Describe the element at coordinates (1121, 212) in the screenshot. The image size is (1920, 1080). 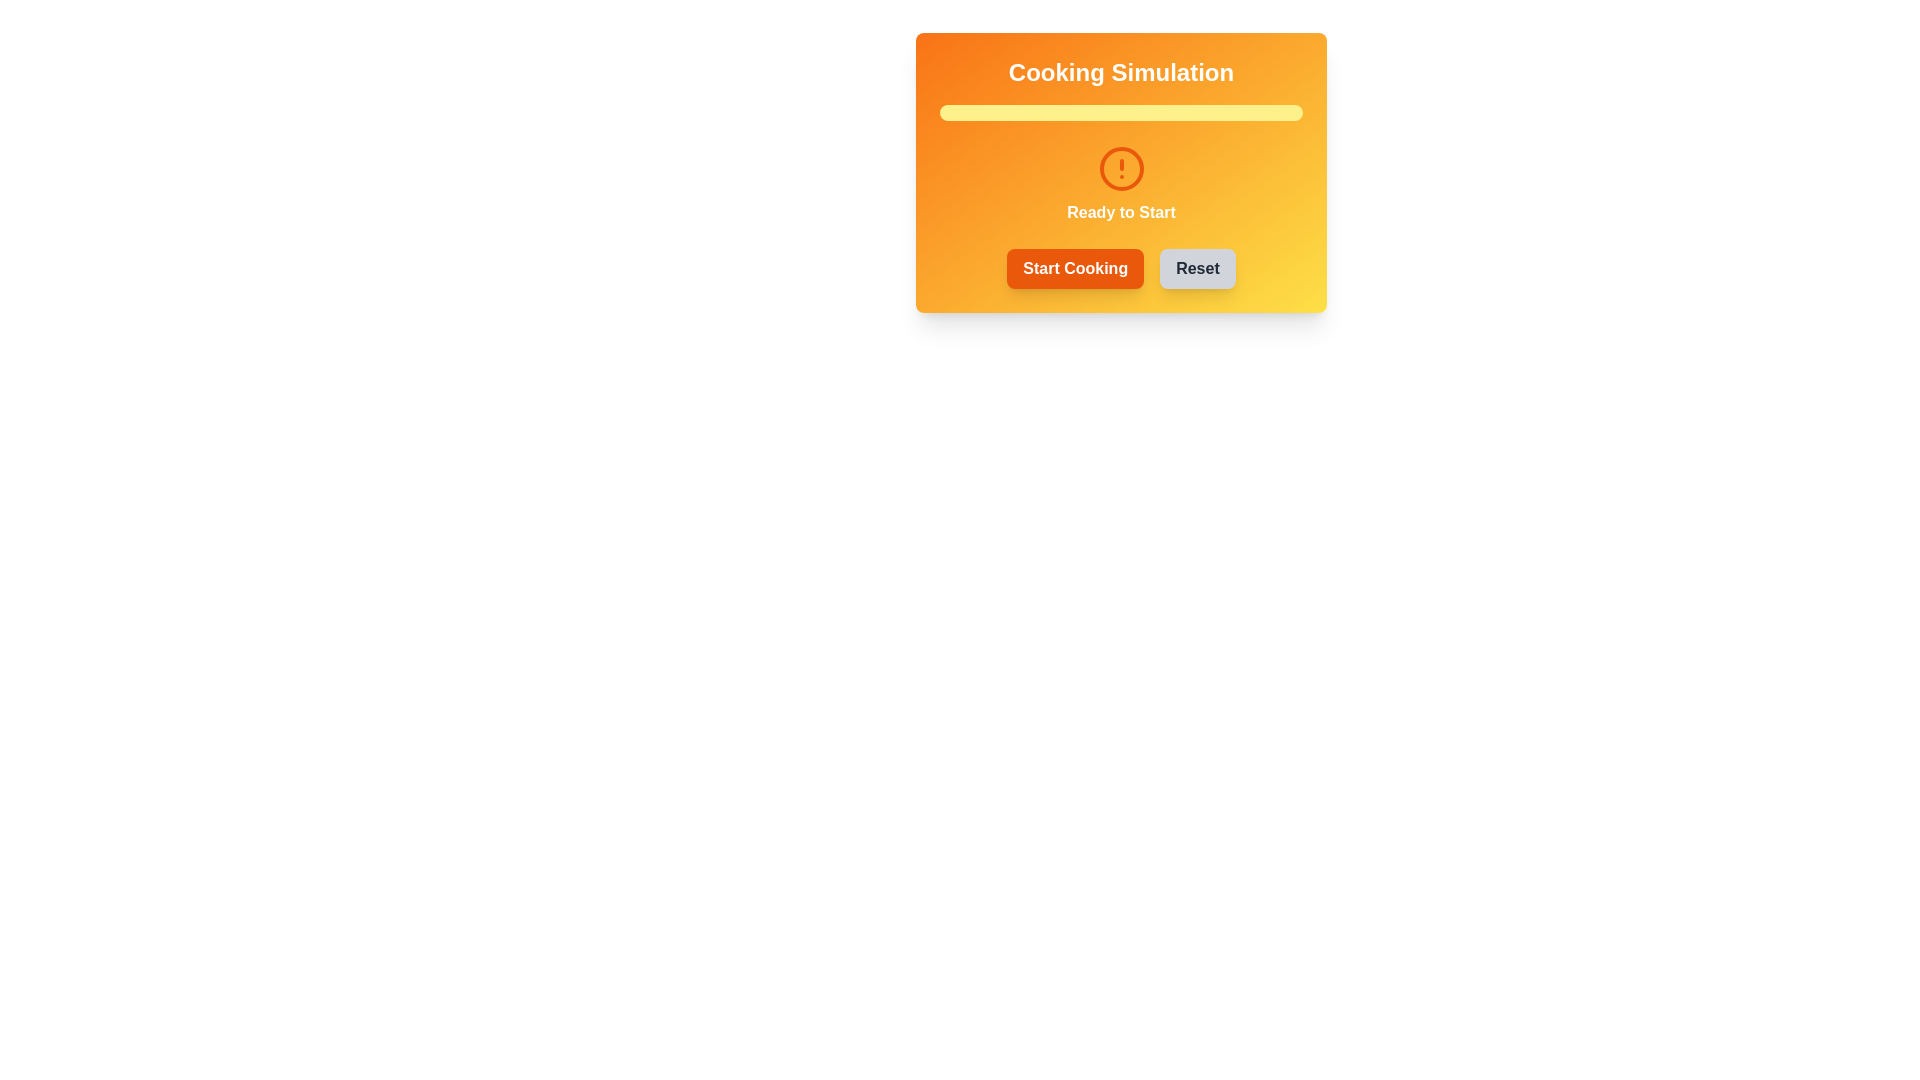
I see `the static text label that provides a status update or instruction, located below the circular warning icon and above the 'Start Cooking' and 'Reset' buttons` at that location.